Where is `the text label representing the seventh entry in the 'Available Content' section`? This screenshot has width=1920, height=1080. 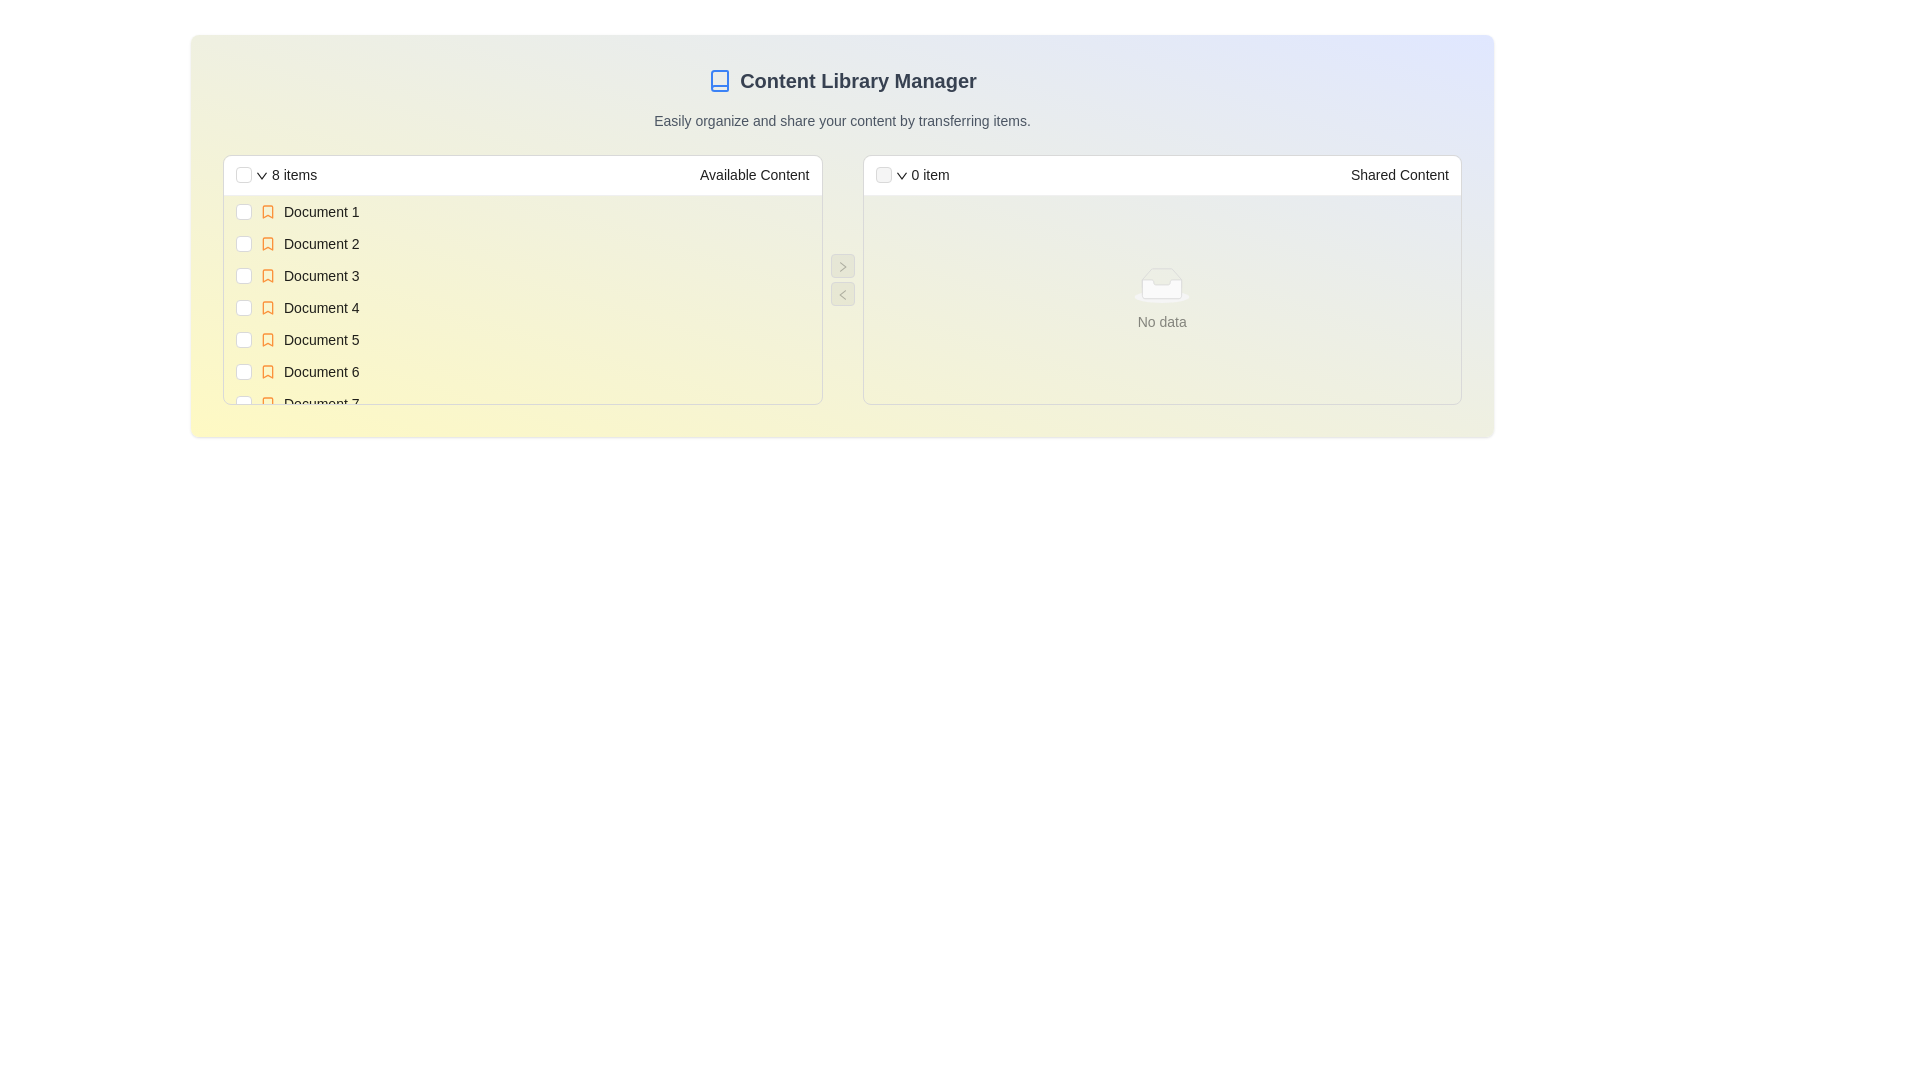 the text label representing the seventh entry in the 'Available Content' section is located at coordinates (321, 404).